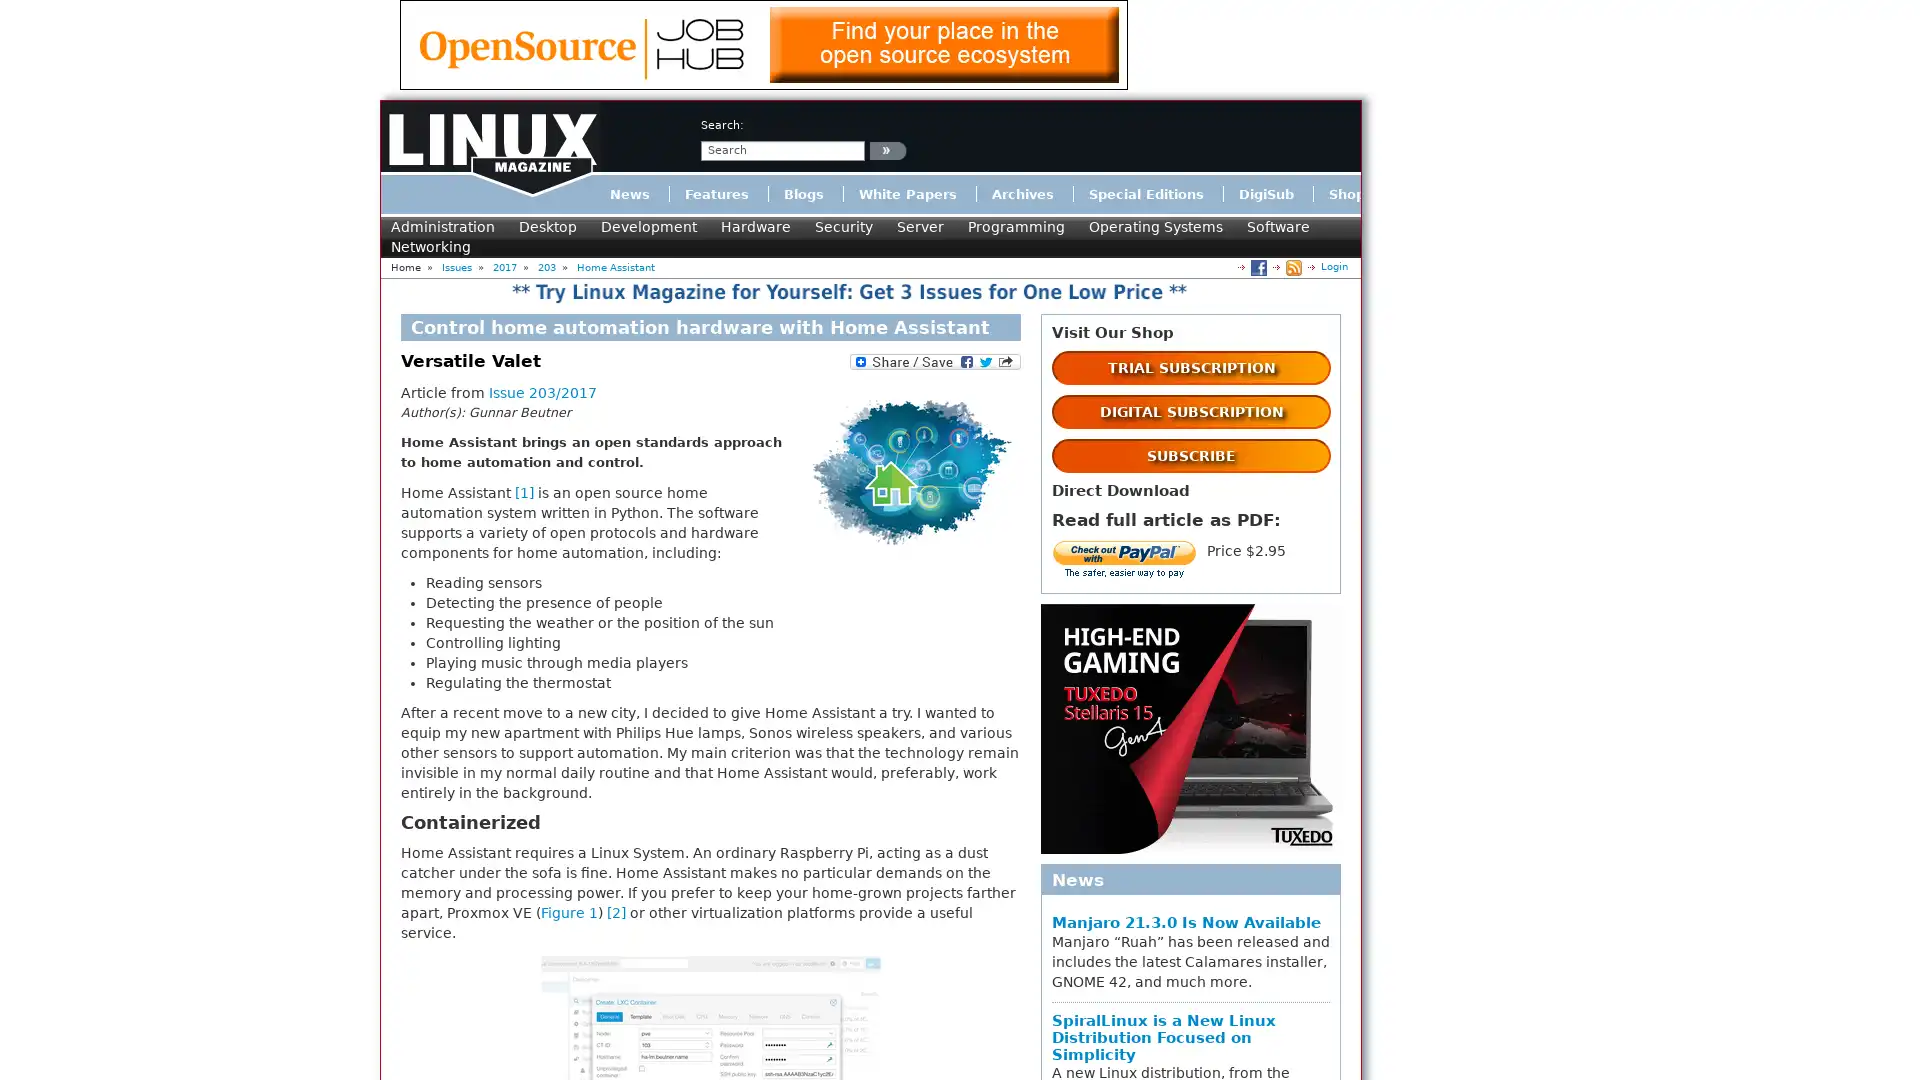  Describe the element at coordinates (887, 149) in the screenshot. I see `search:` at that location.